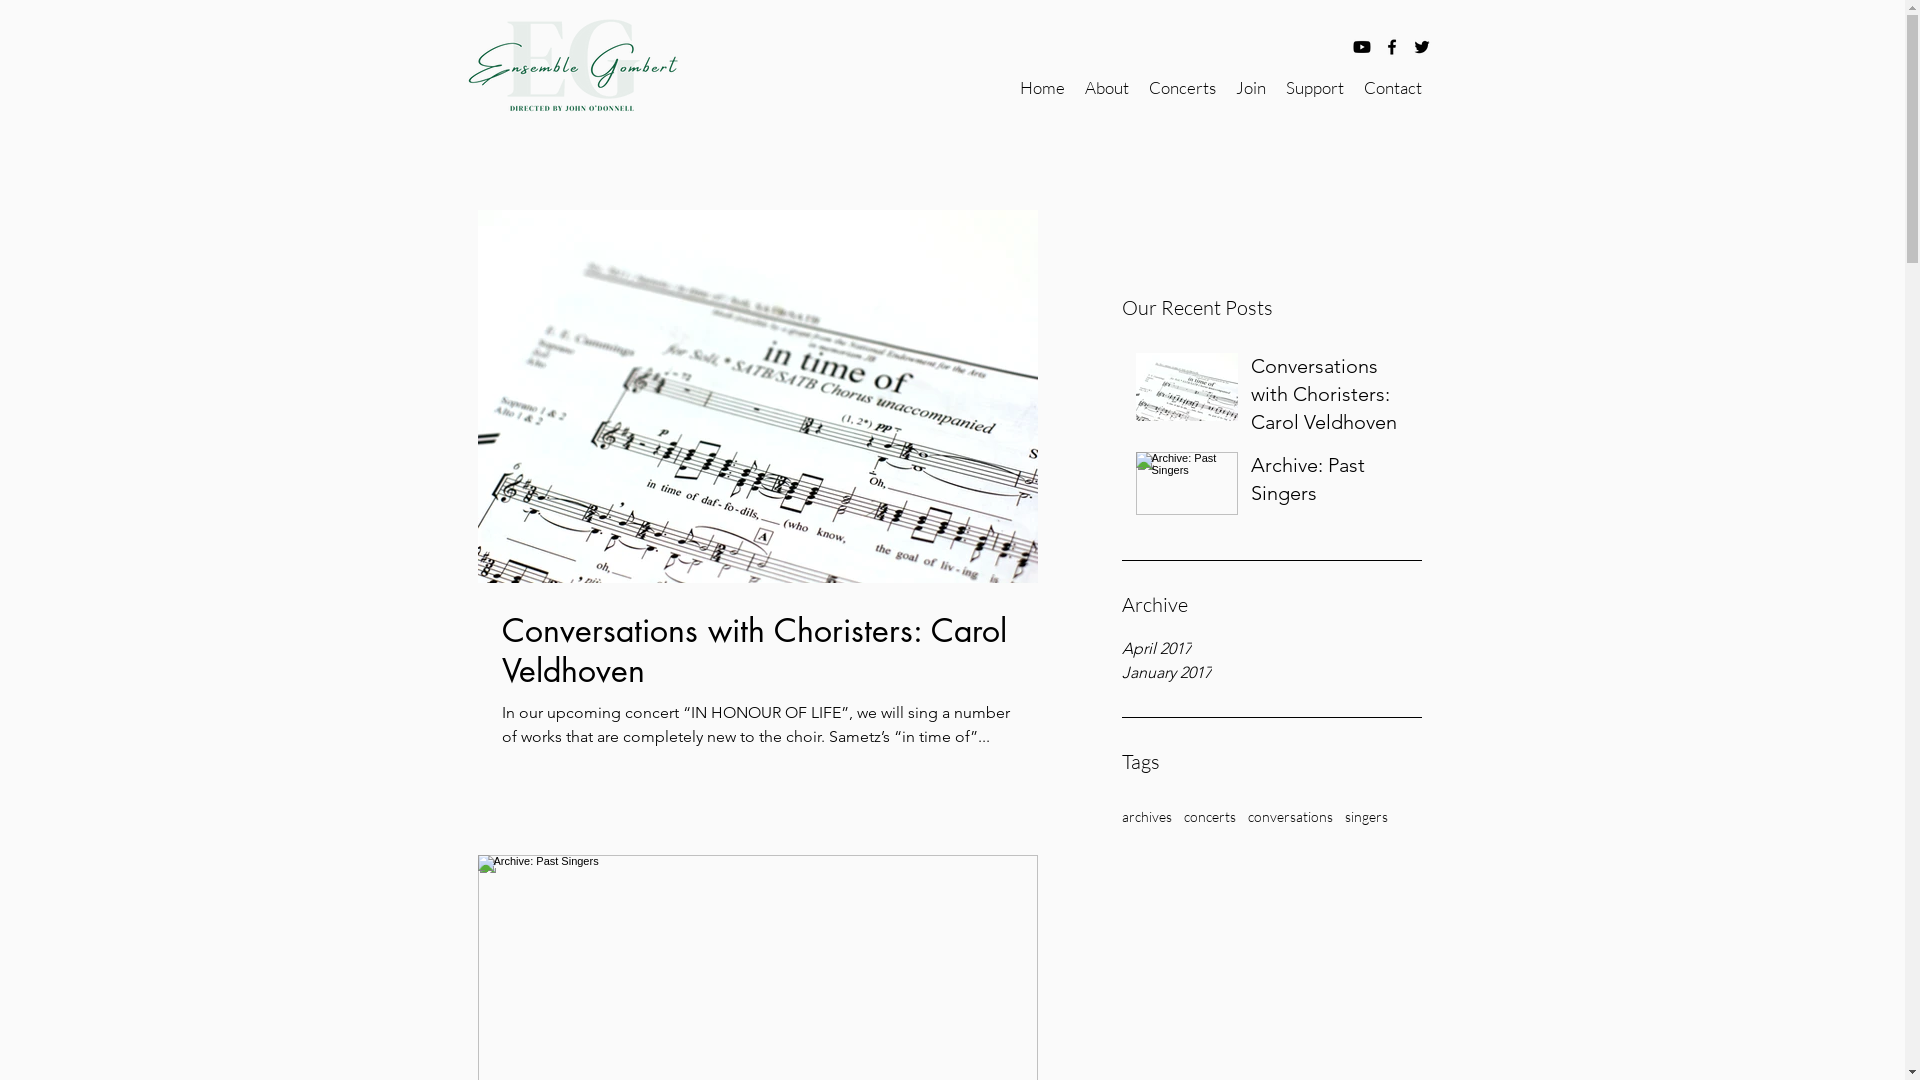 Image resolution: width=1920 pixels, height=1080 pixels. Describe the element at coordinates (1275, 87) in the screenshot. I see `'Support'` at that location.